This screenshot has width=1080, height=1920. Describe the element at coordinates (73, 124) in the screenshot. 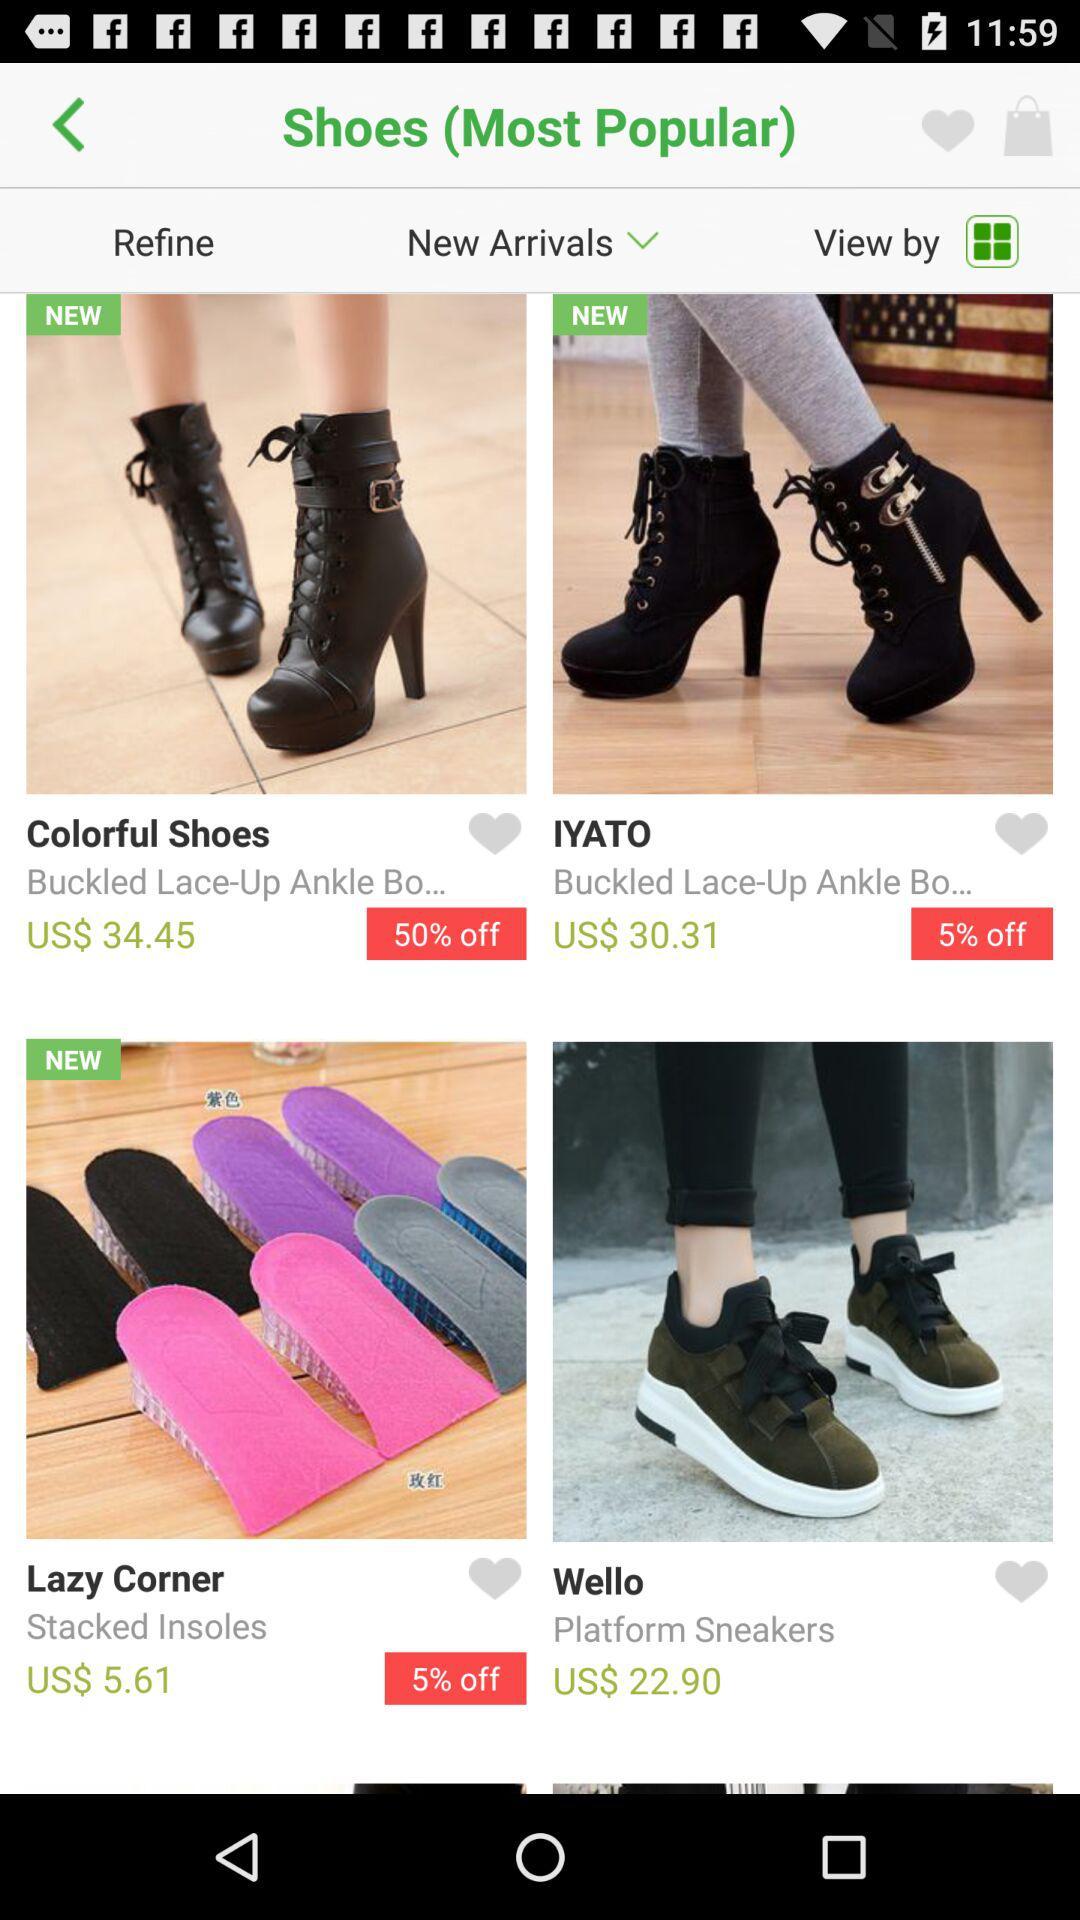

I see `app to the left of shoes (most popular) icon` at that location.